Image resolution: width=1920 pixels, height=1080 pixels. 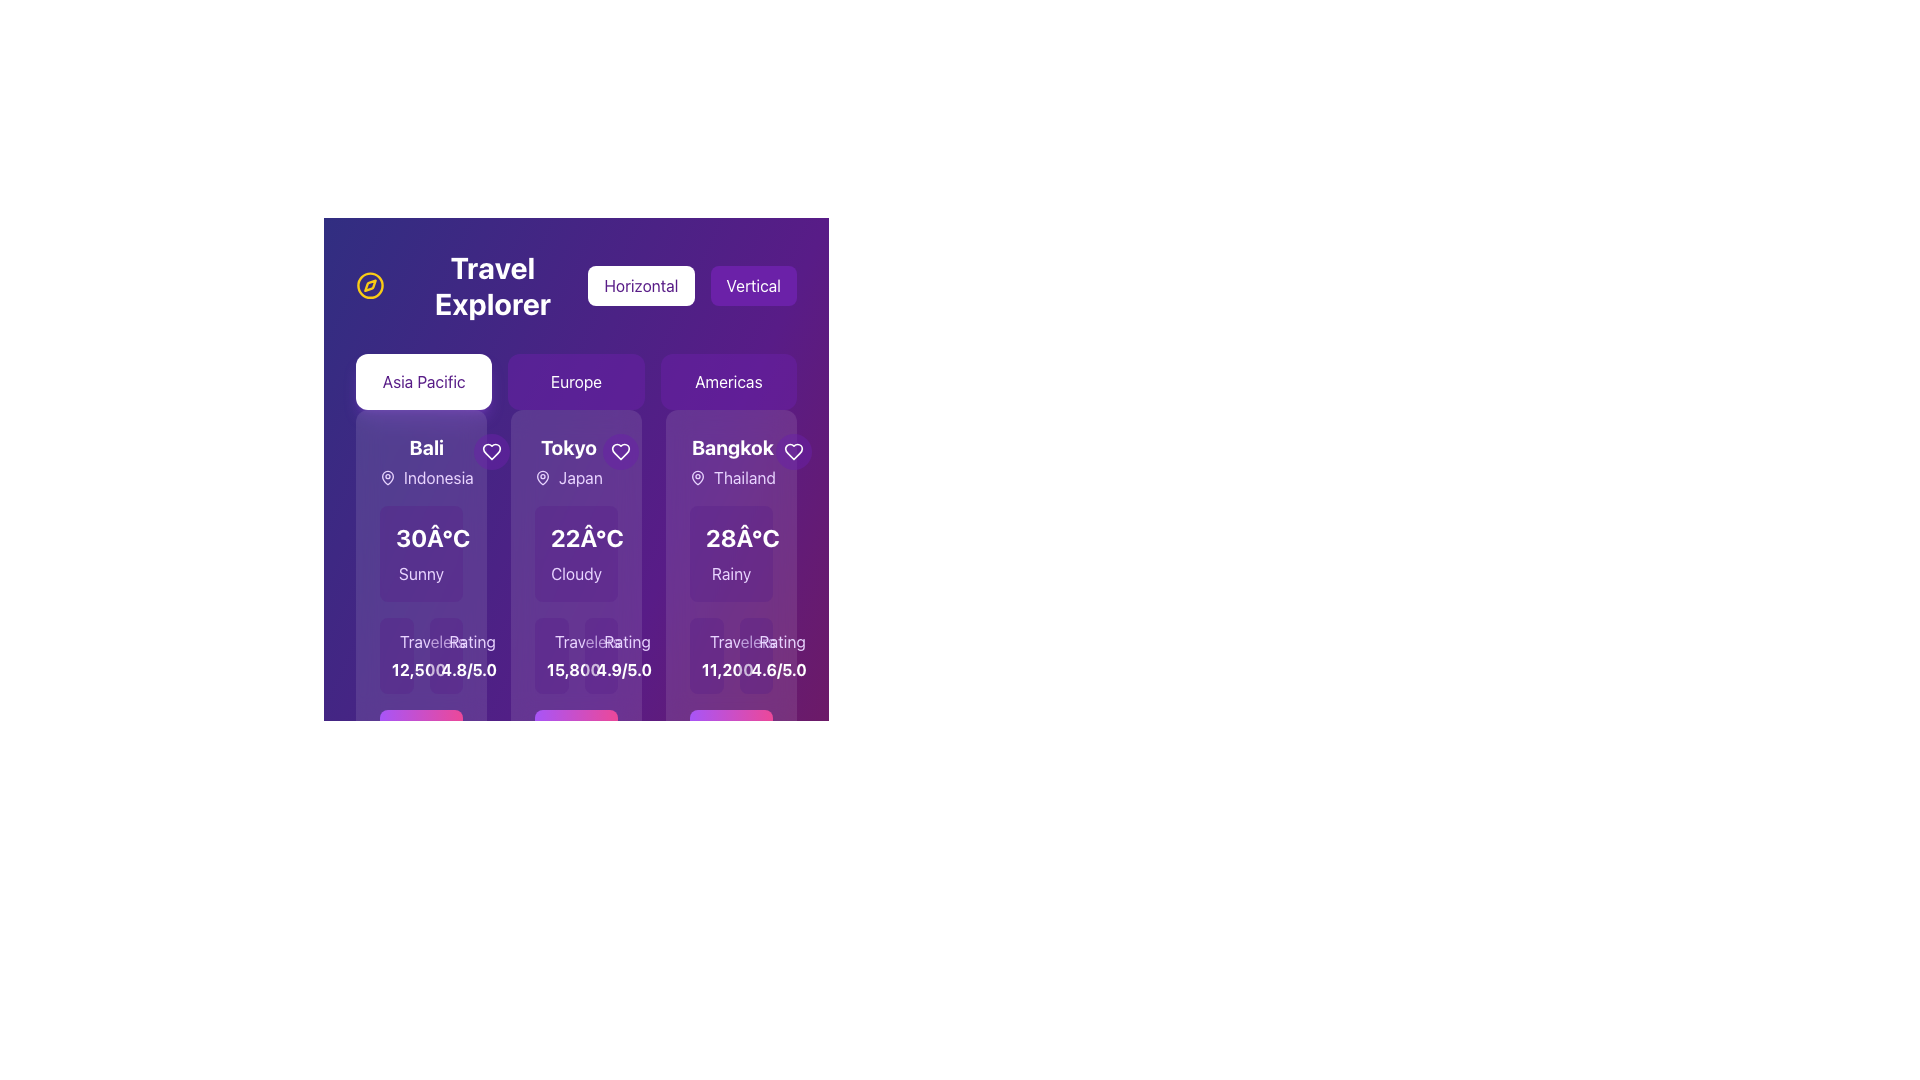 I want to click on the 'Asia Pacific' button, which is a rectangular component with rounded corners and purple text, so click(x=423, y=381).